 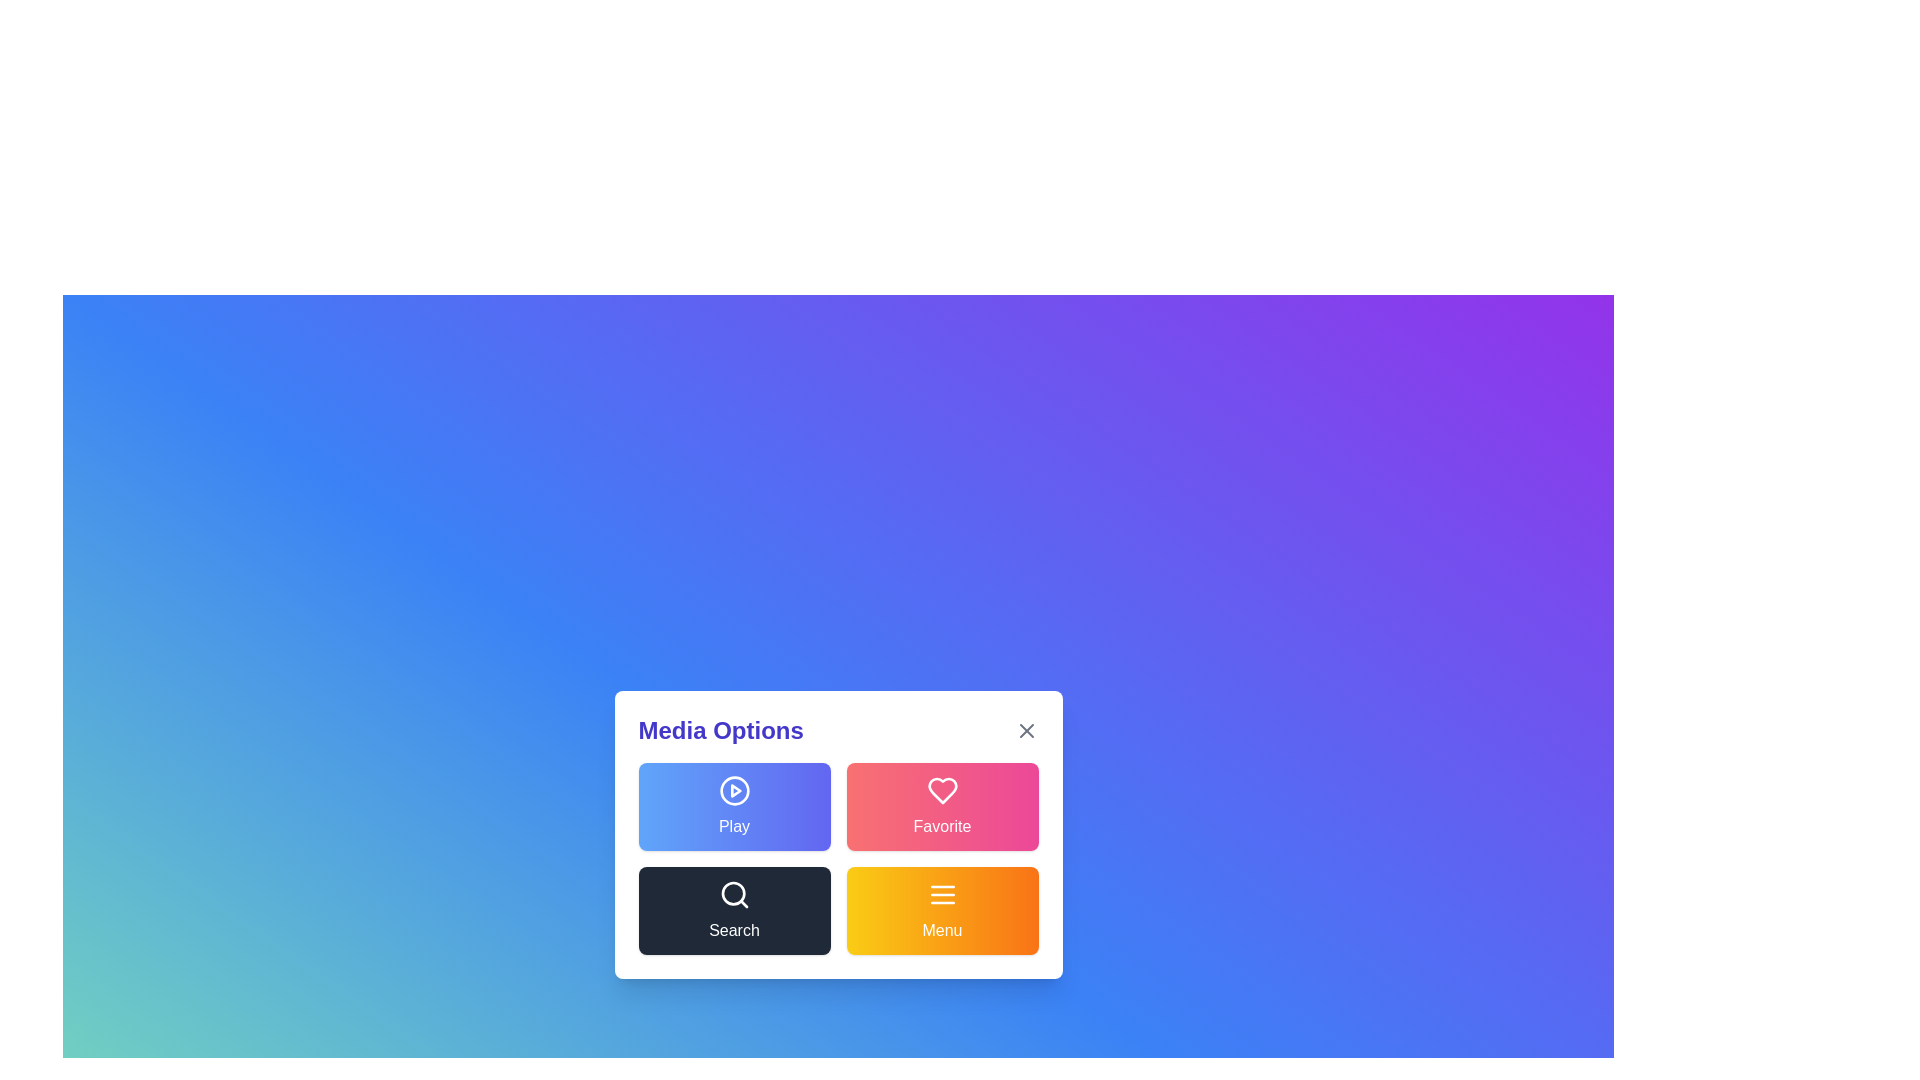 I want to click on the search icon located in the bottom-left section of the 'Media Options' dialog box, which is part of the 'Search' button to potentially display a tooltip, so click(x=733, y=893).